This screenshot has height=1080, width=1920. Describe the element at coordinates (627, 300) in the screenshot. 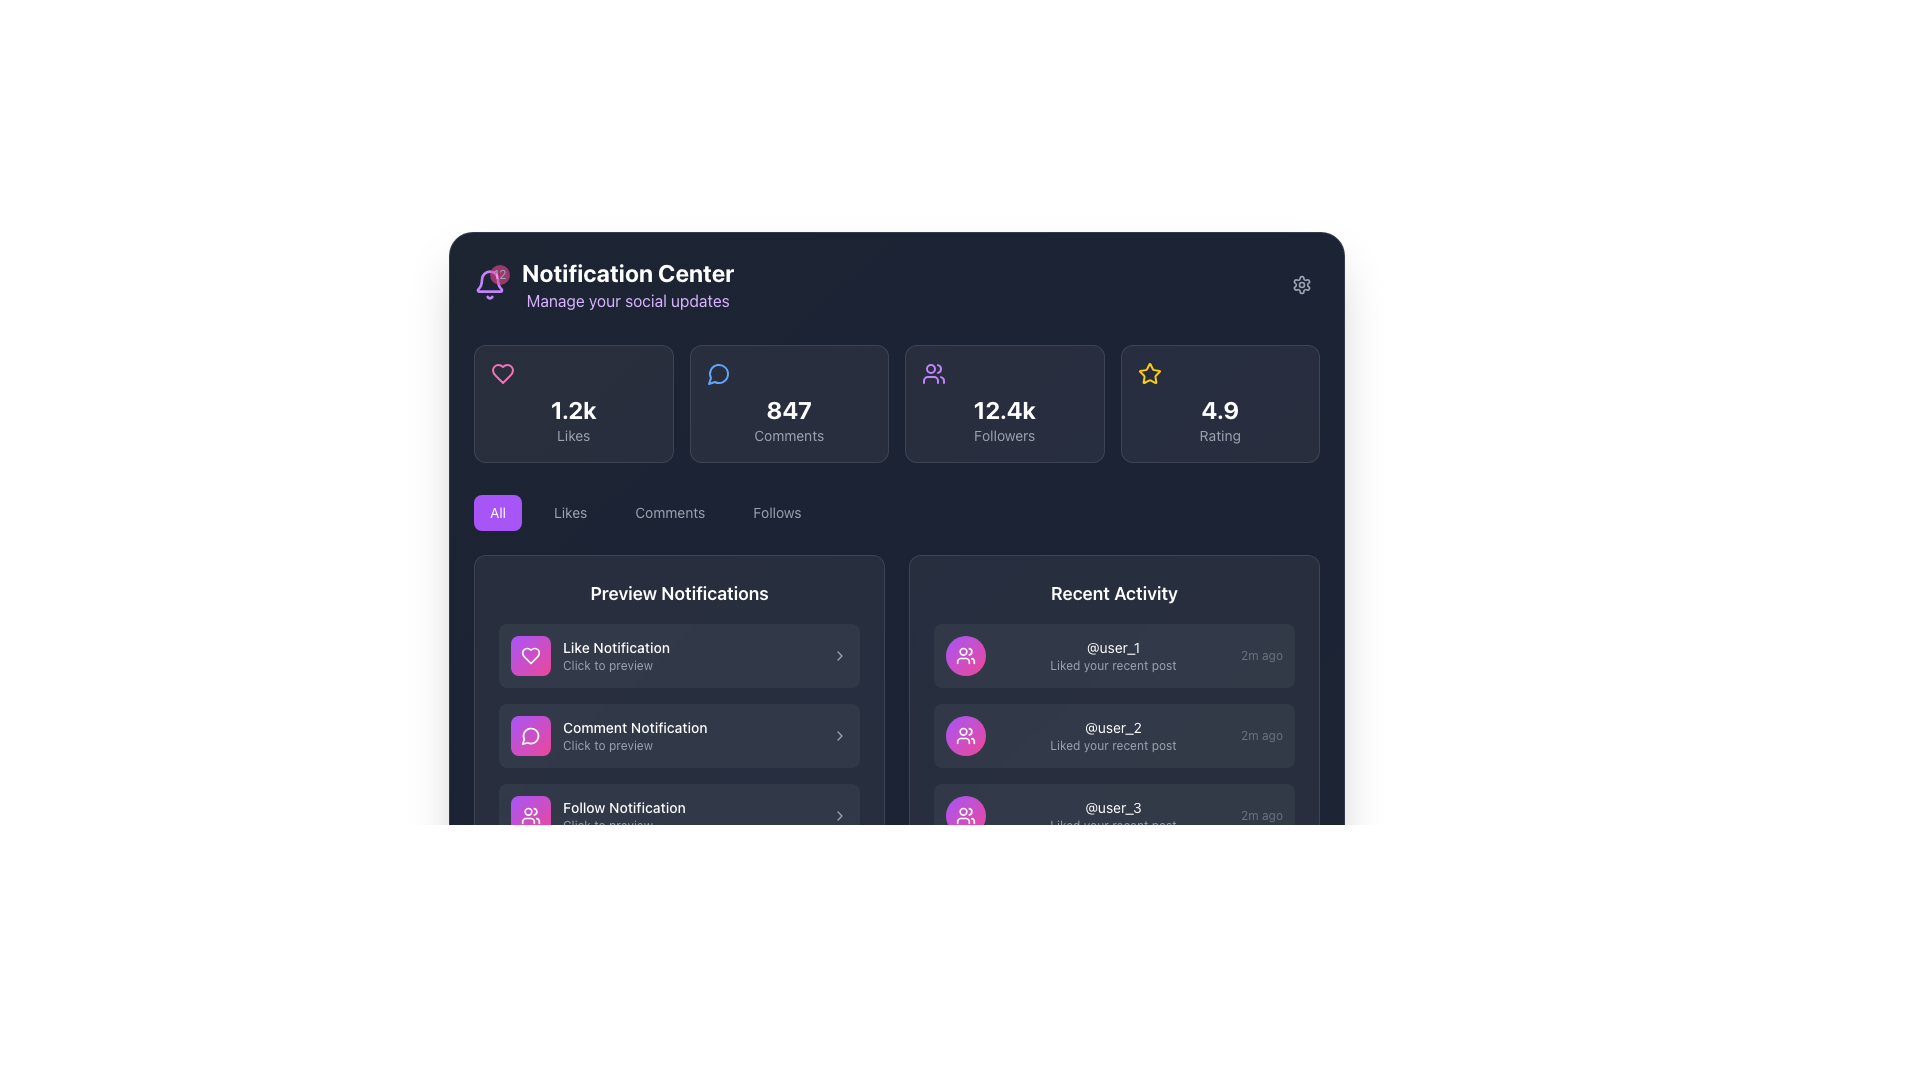

I see `the static text label that reads 'Manage your social updates', which is styled in light purple and located below the 'Notification Center' header` at that location.